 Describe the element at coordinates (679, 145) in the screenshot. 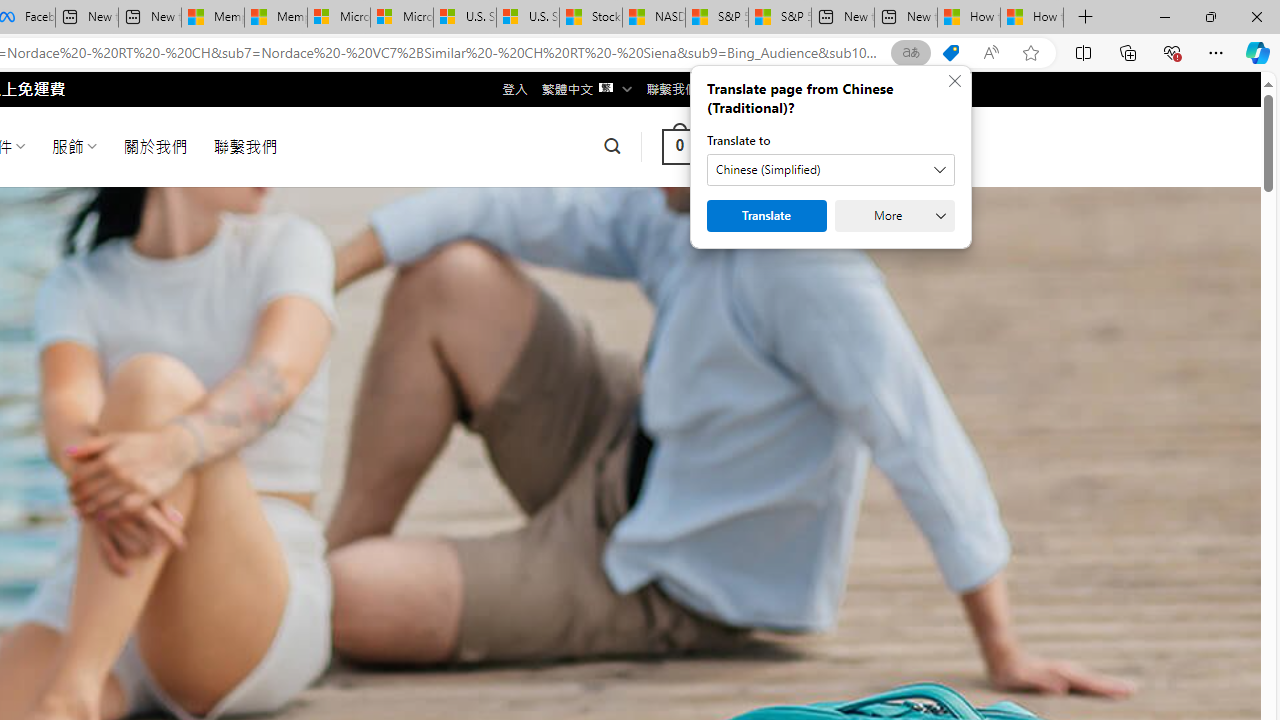

I see `'  0  '` at that location.